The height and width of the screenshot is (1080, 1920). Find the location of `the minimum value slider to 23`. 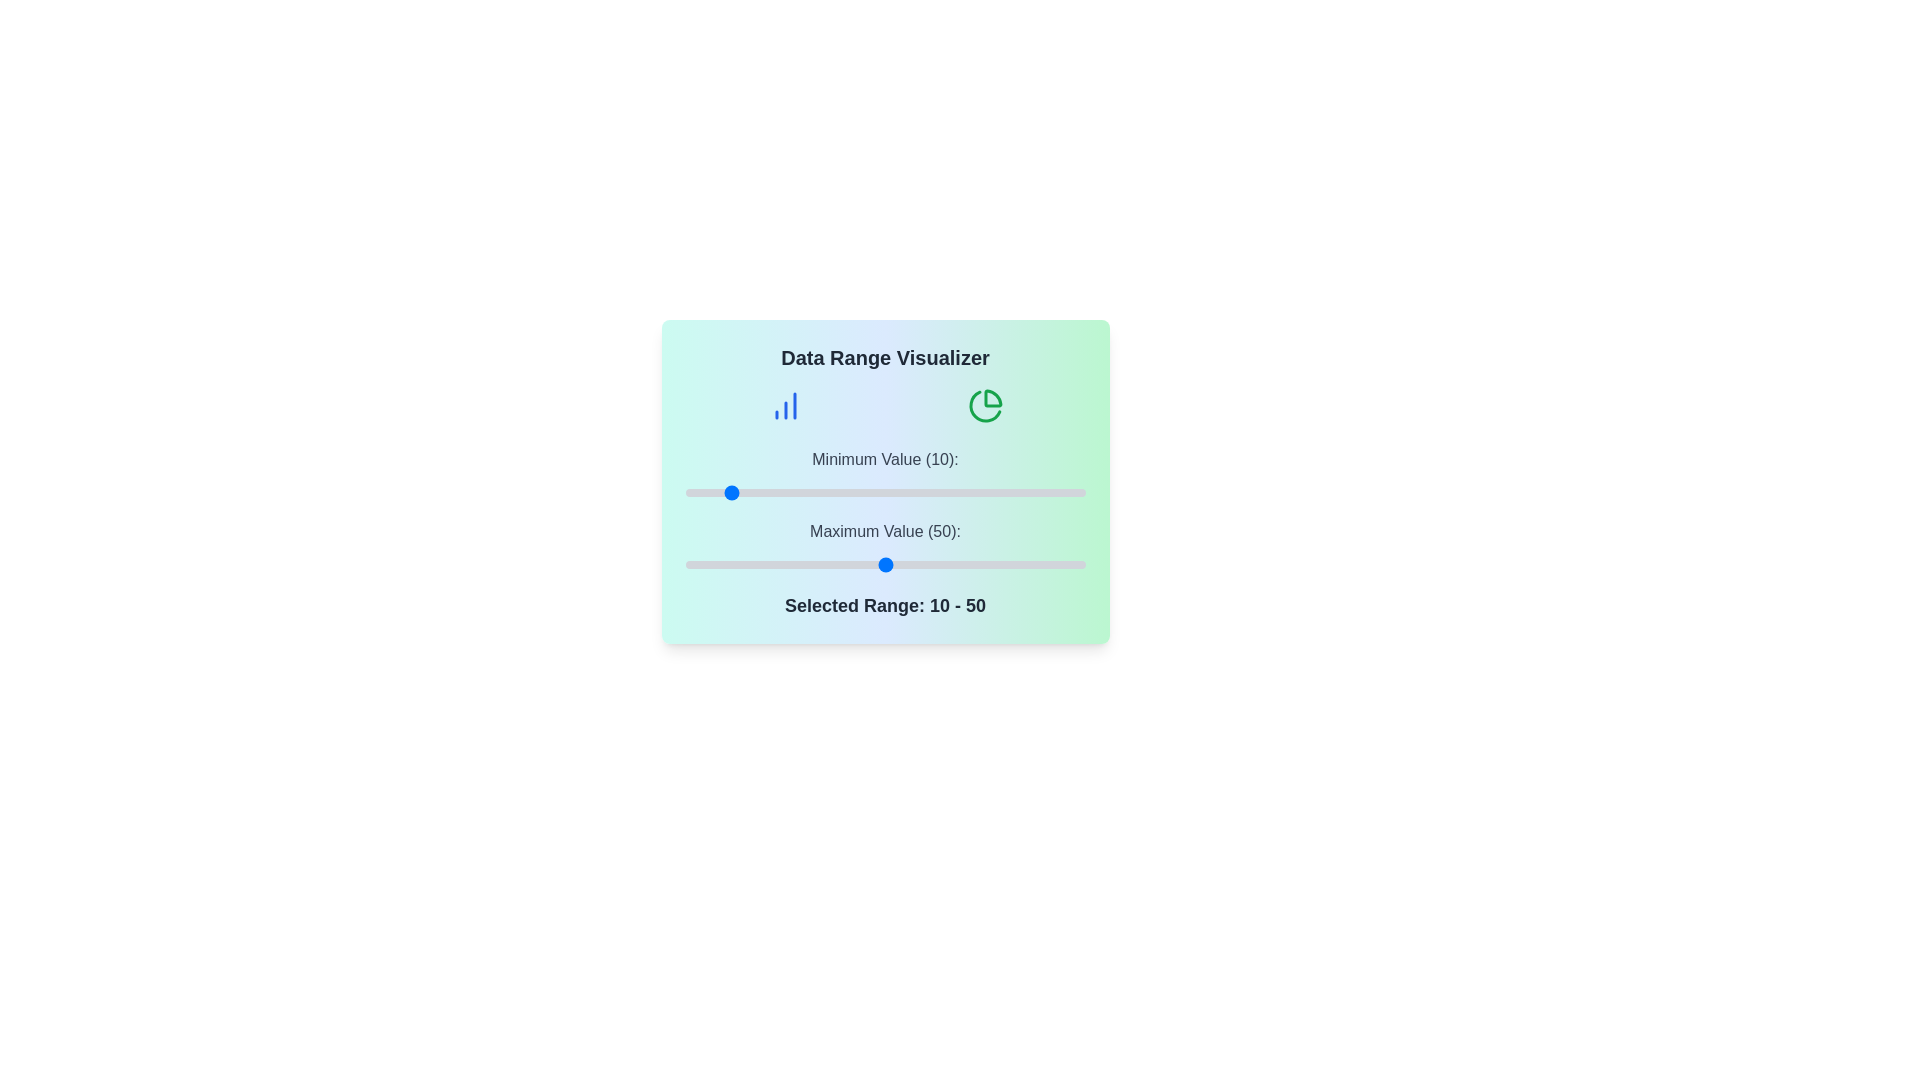

the minimum value slider to 23 is located at coordinates (776, 493).